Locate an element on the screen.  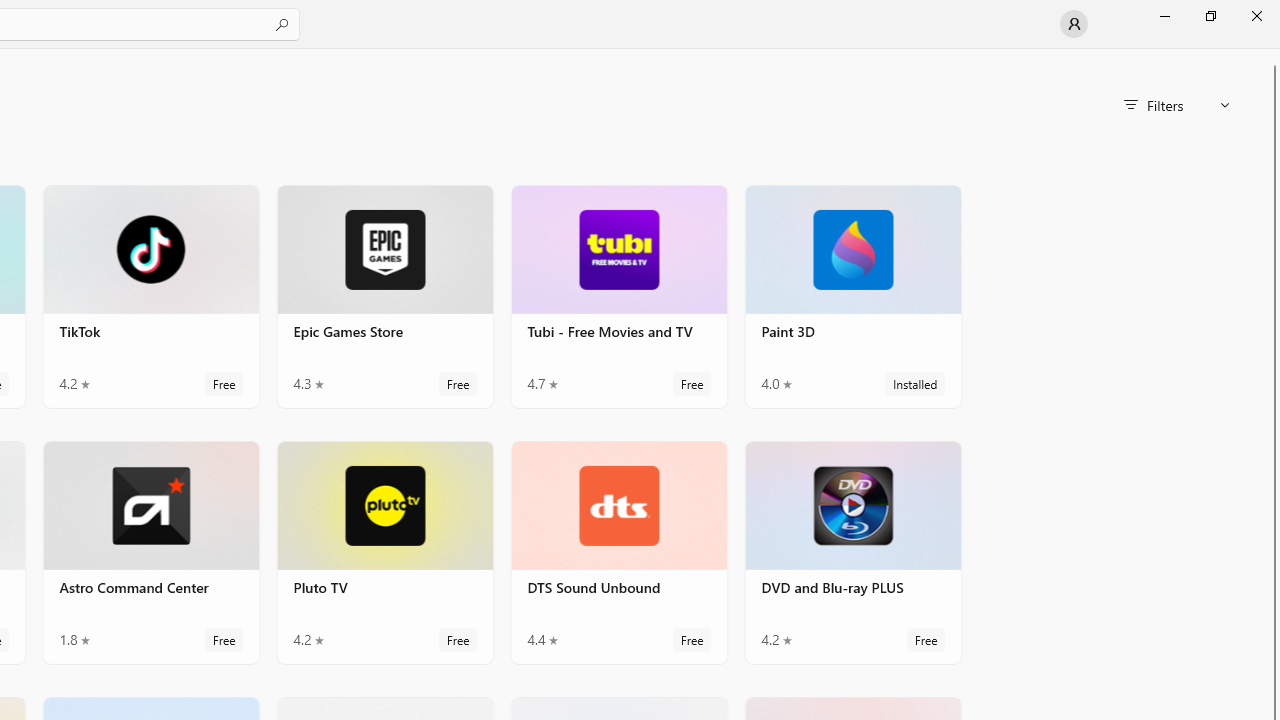
'Close Microsoft Store' is located at coordinates (1255, 15).